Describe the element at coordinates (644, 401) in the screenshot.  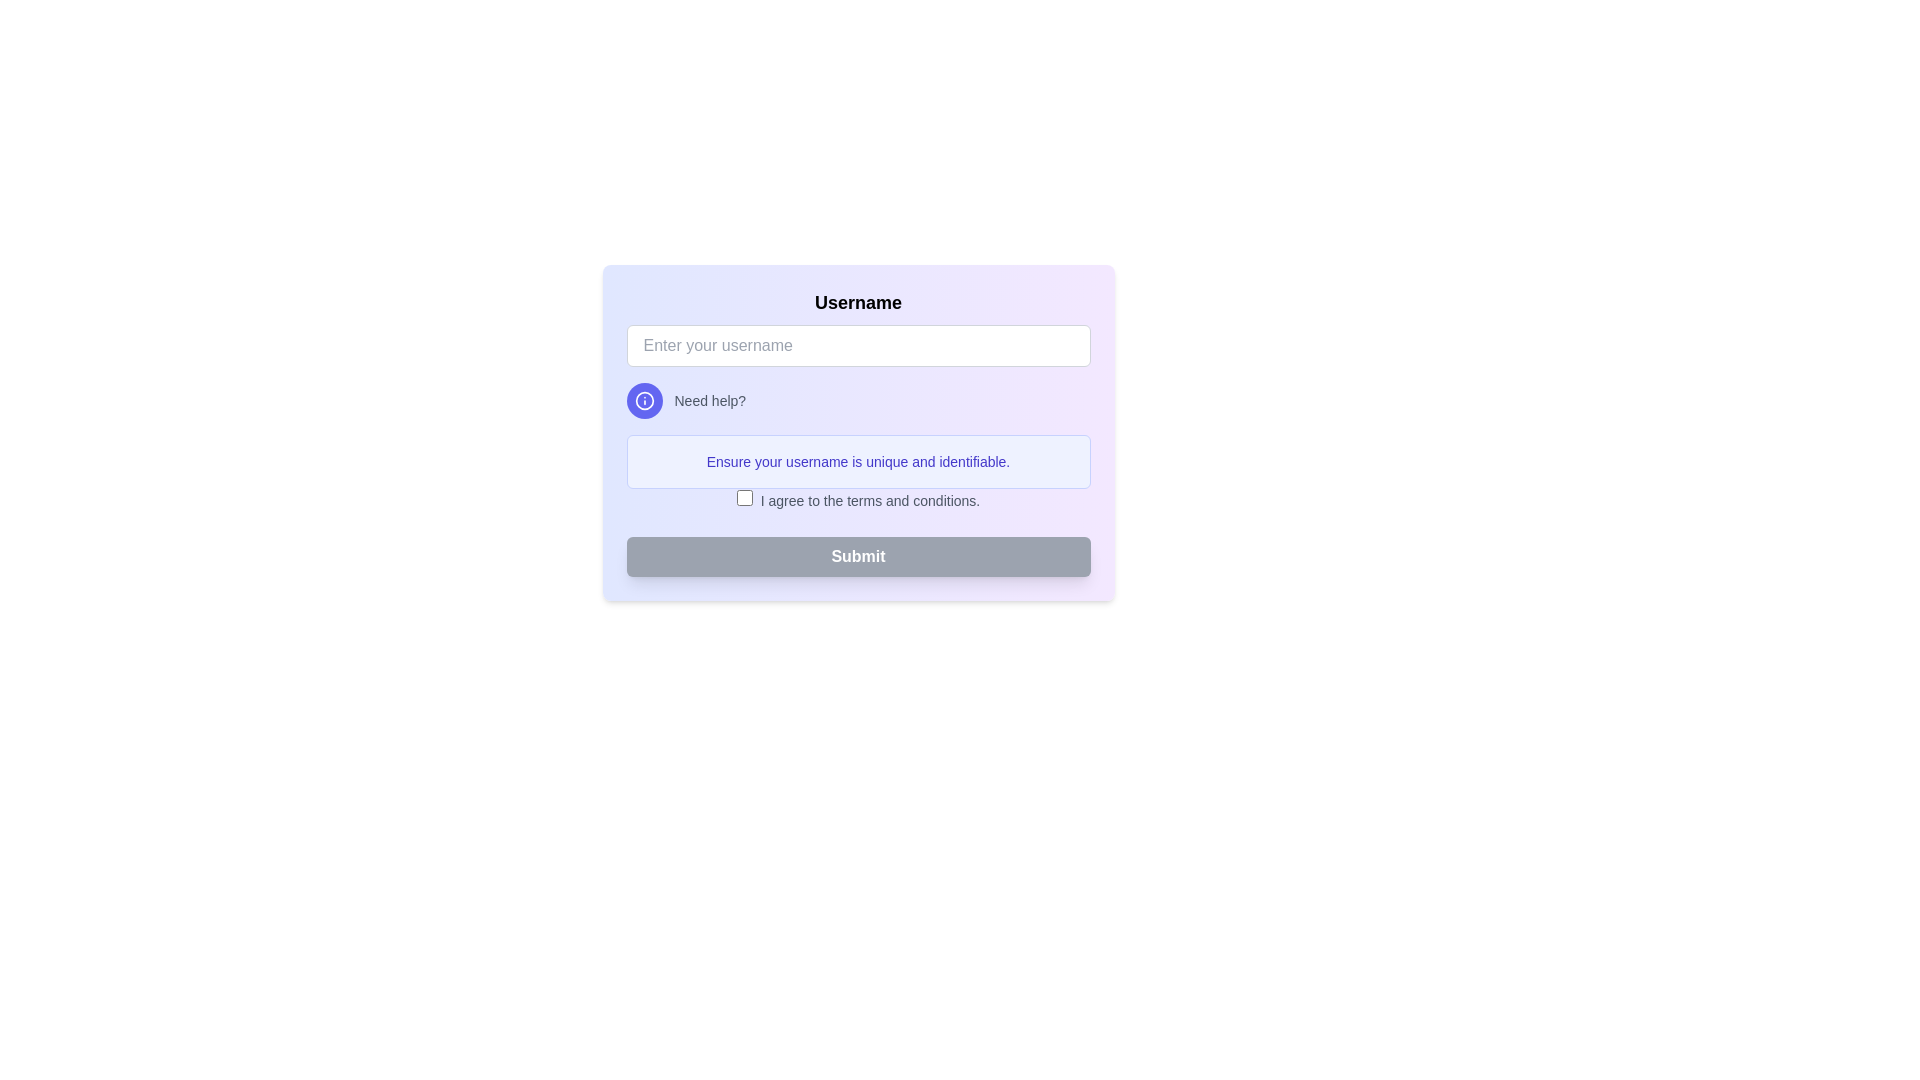
I see `the info icon, which is an outlined circle with an 'i', located adjacent to the 'Need help?' text field in the user input modal` at that location.